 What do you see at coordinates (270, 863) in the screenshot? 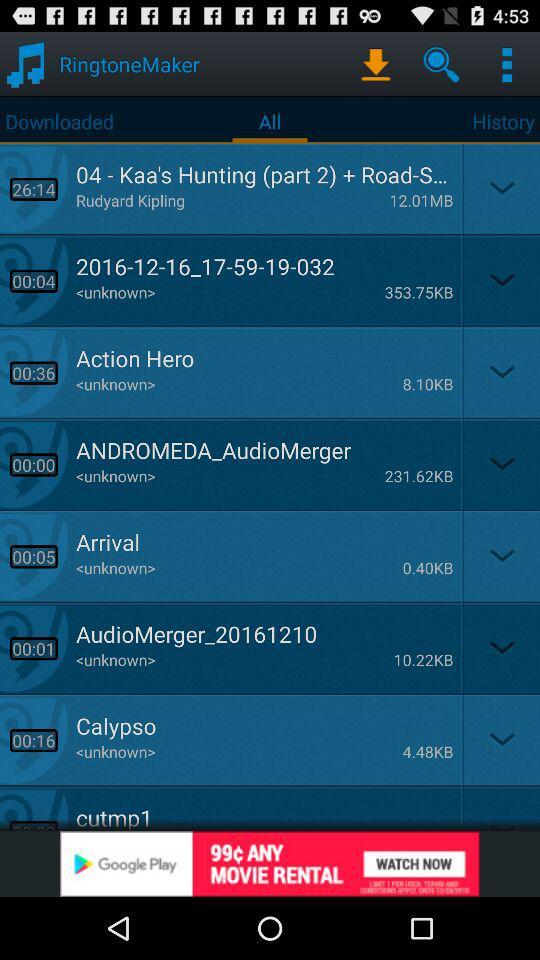
I see `open advertisement` at bounding box center [270, 863].